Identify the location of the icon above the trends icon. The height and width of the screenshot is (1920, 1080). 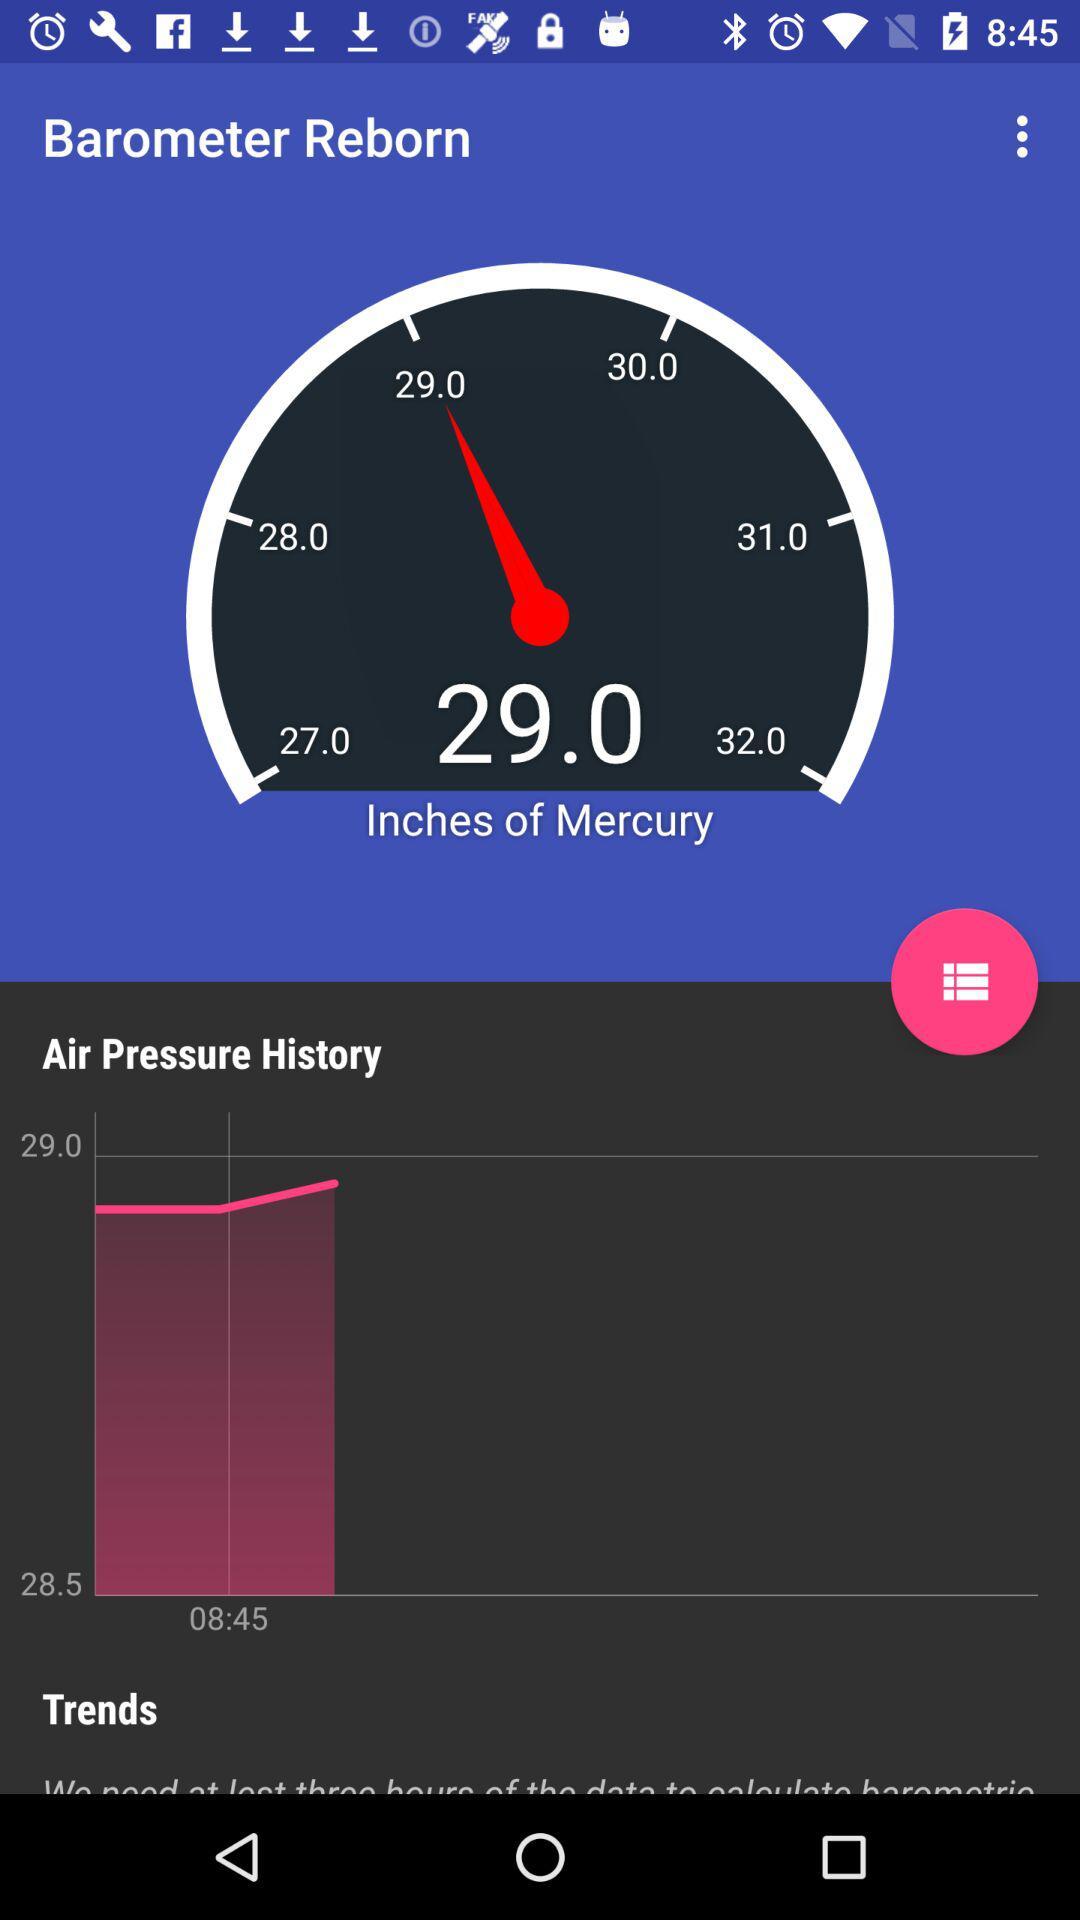
(518, 1373).